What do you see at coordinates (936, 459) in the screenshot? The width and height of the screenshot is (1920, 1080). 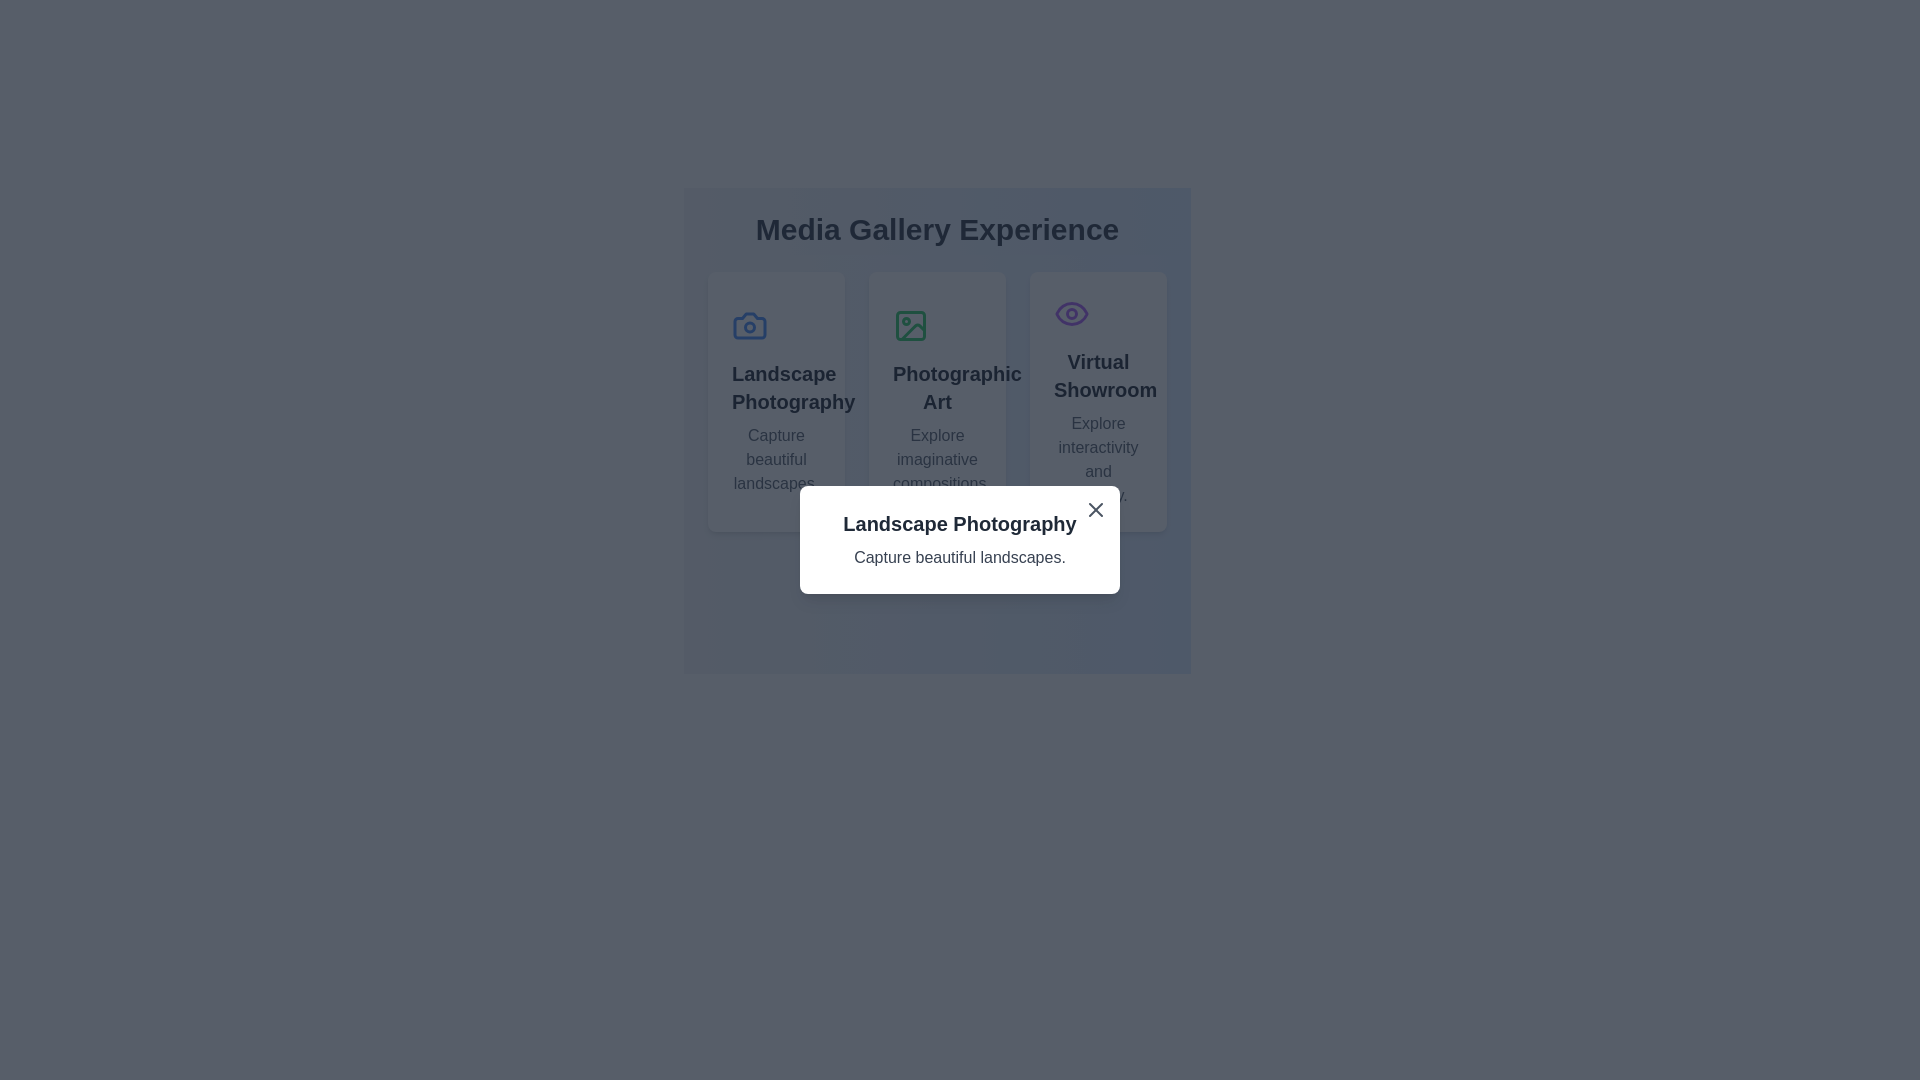 I see `descriptive tagline text label located below the 'Photographic Art' text in the central card structure` at bounding box center [936, 459].